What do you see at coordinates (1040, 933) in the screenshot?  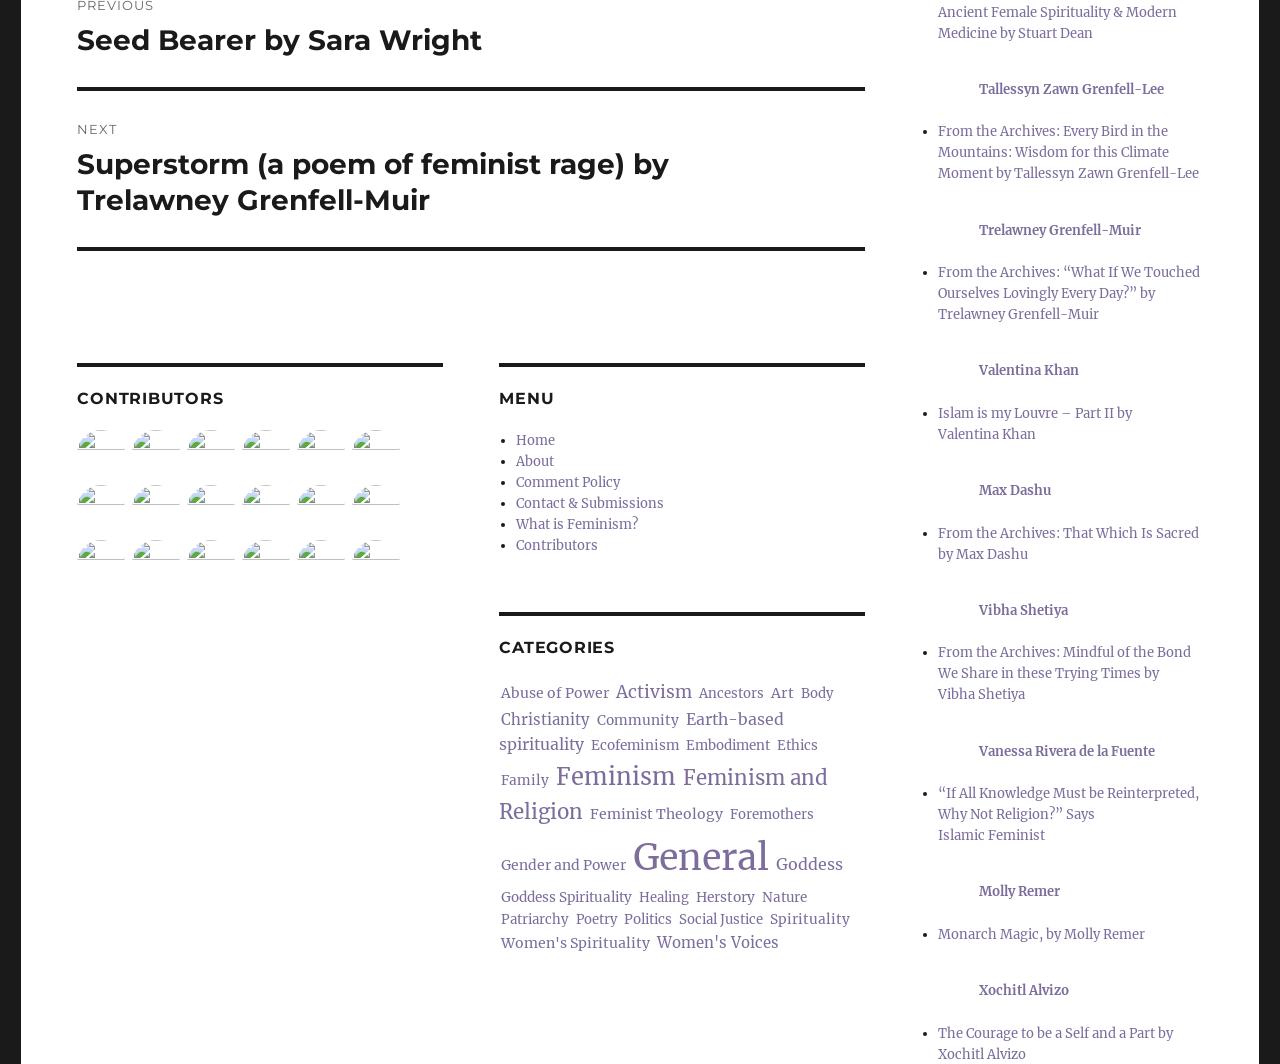 I see `'Monarch Magic, by Molly Remer'` at bounding box center [1040, 933].